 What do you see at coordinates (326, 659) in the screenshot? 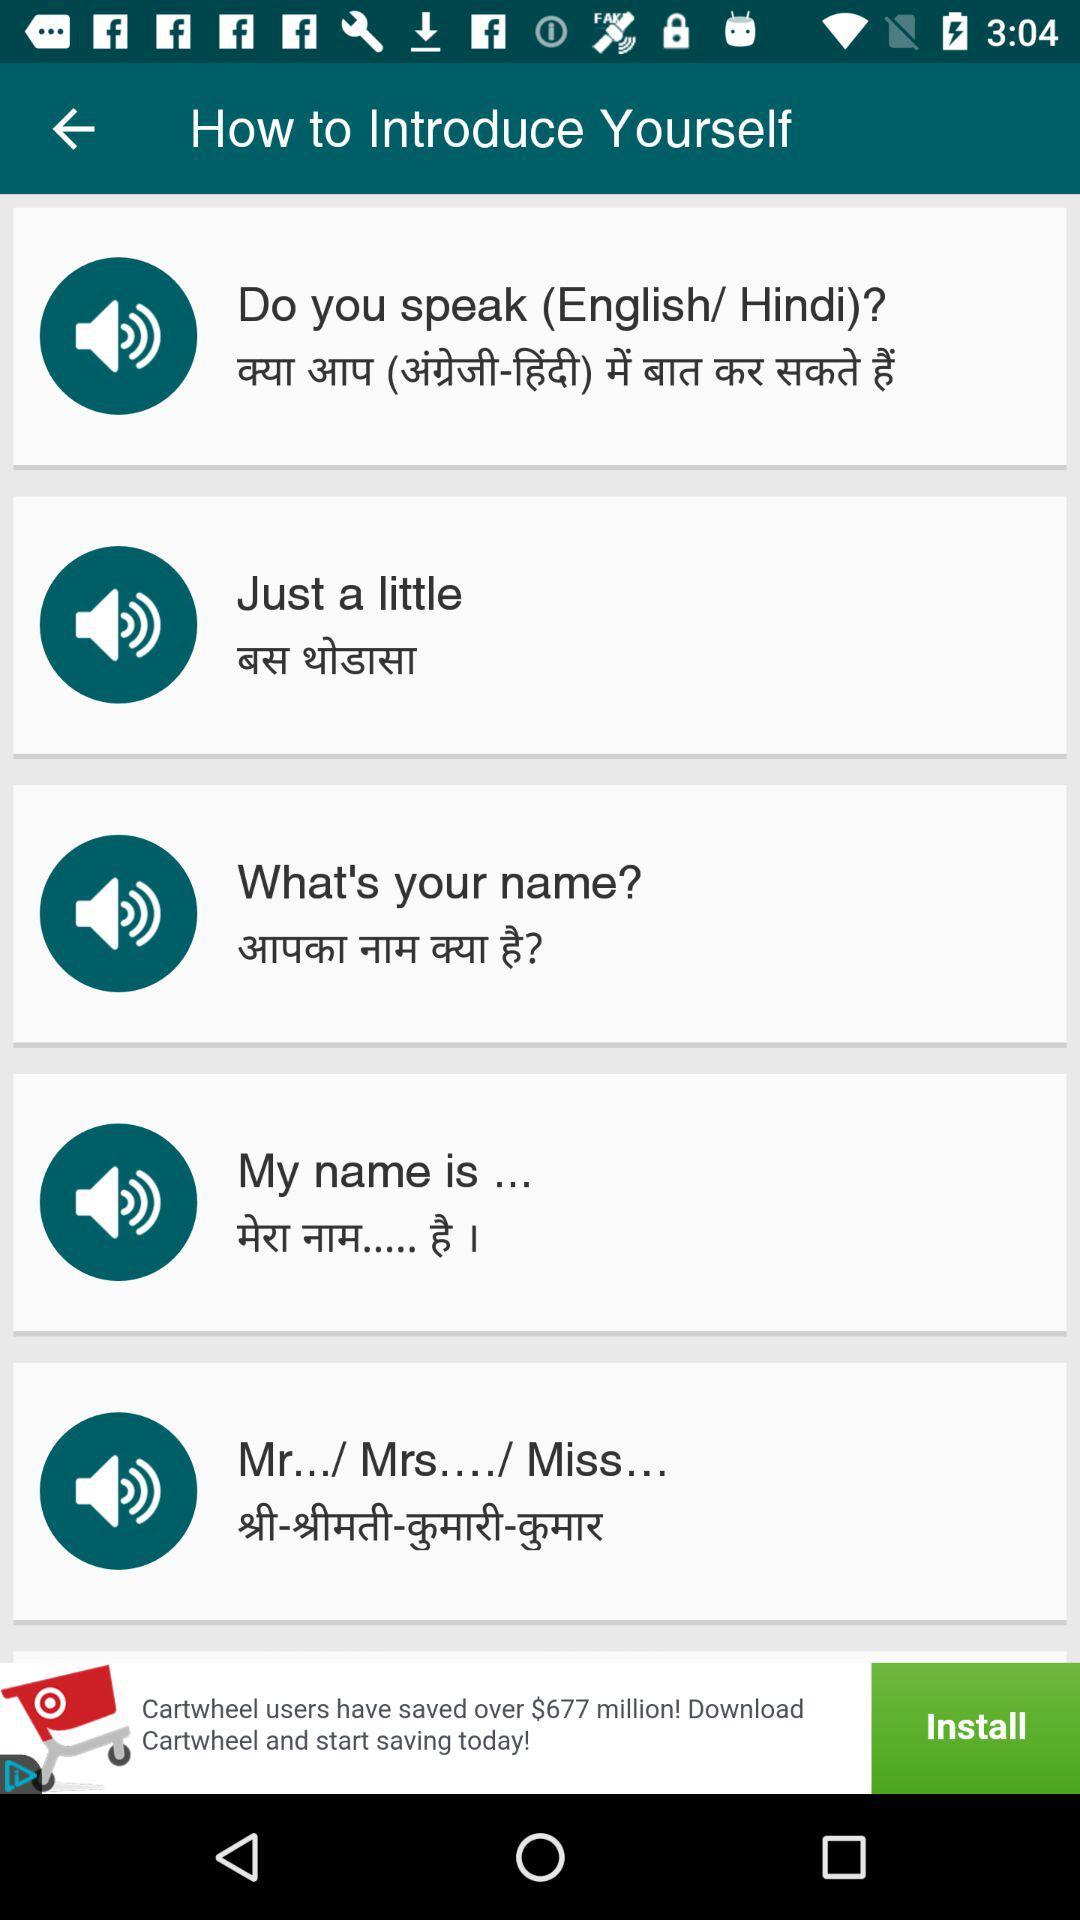
I see `icon above what s your icon` at bounding box center [326, 659].